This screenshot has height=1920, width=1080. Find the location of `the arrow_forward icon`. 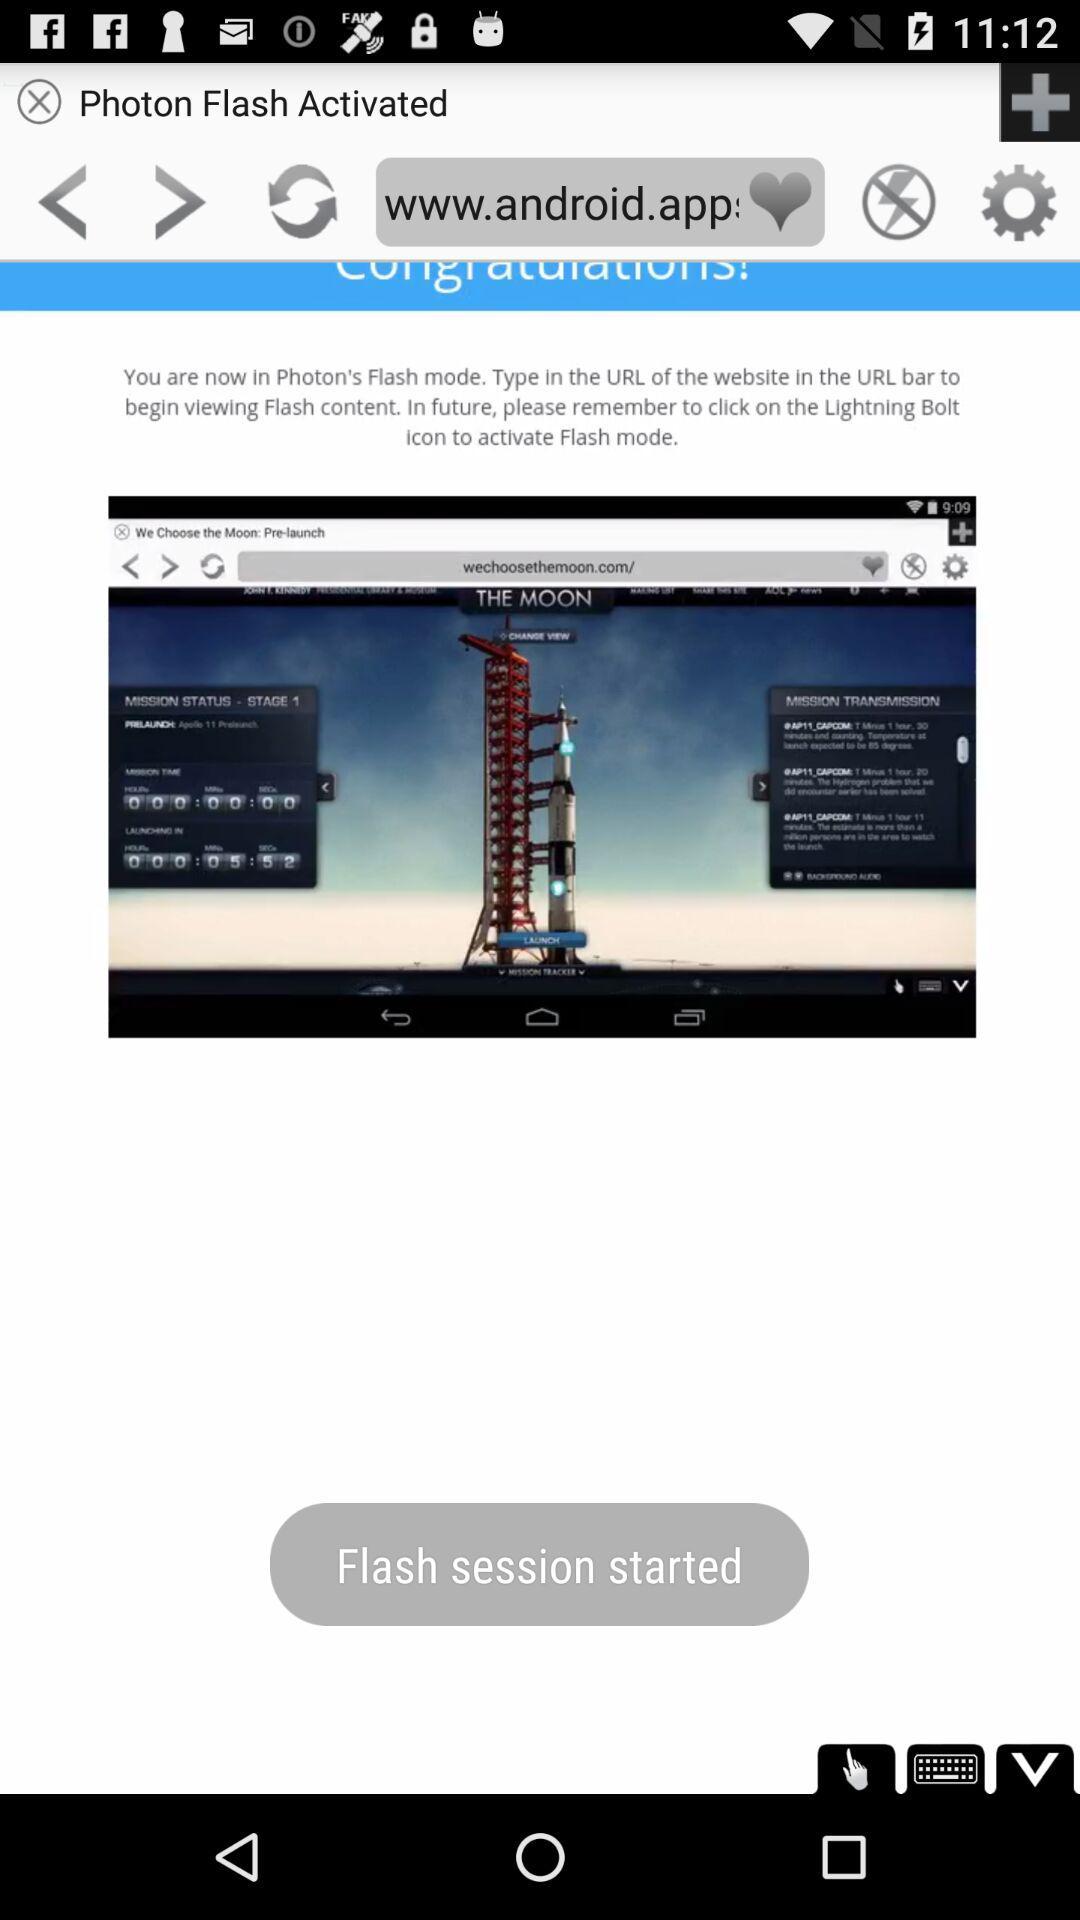

the arrow_forward icon is located at coordinates (181, 216).